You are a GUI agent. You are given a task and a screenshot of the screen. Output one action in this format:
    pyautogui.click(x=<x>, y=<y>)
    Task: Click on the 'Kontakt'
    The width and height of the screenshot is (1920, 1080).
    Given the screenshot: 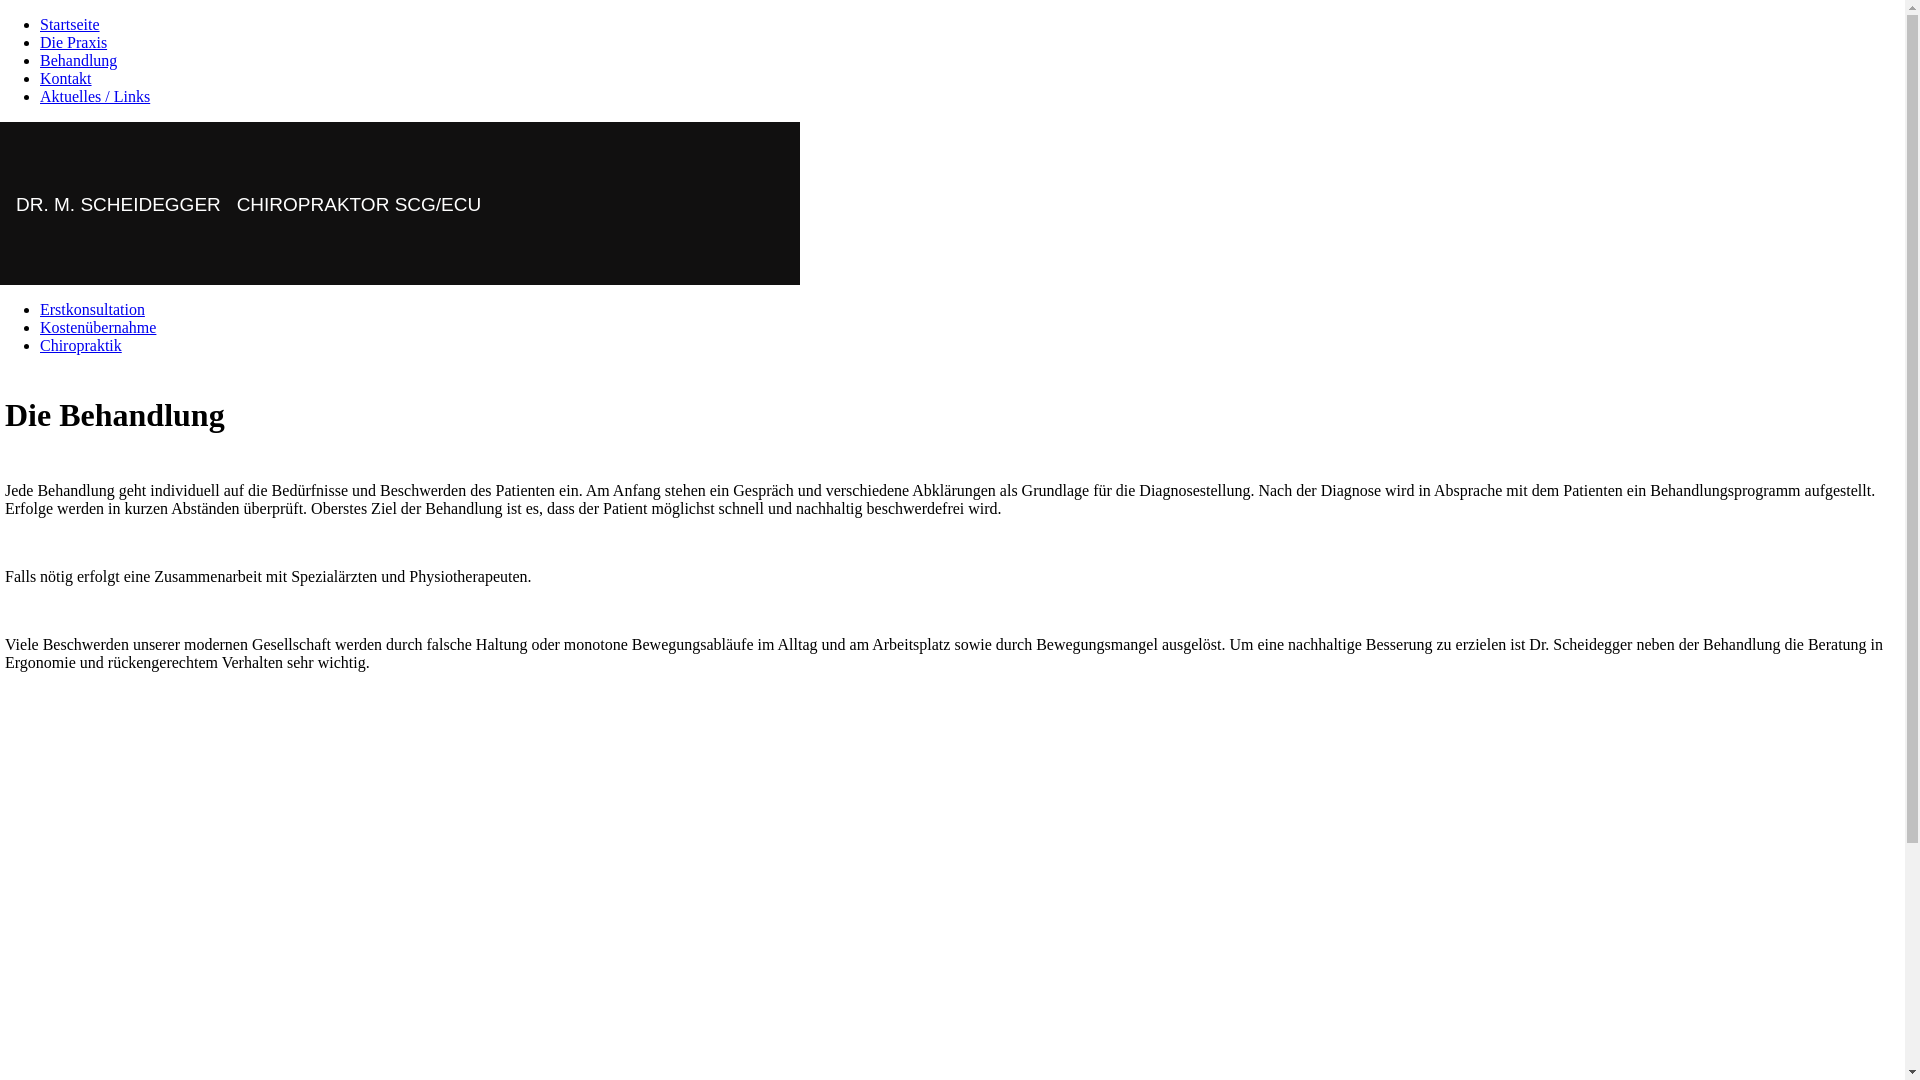 What is the action you would take?
    pyautogui.click(x=66, y=77)
    